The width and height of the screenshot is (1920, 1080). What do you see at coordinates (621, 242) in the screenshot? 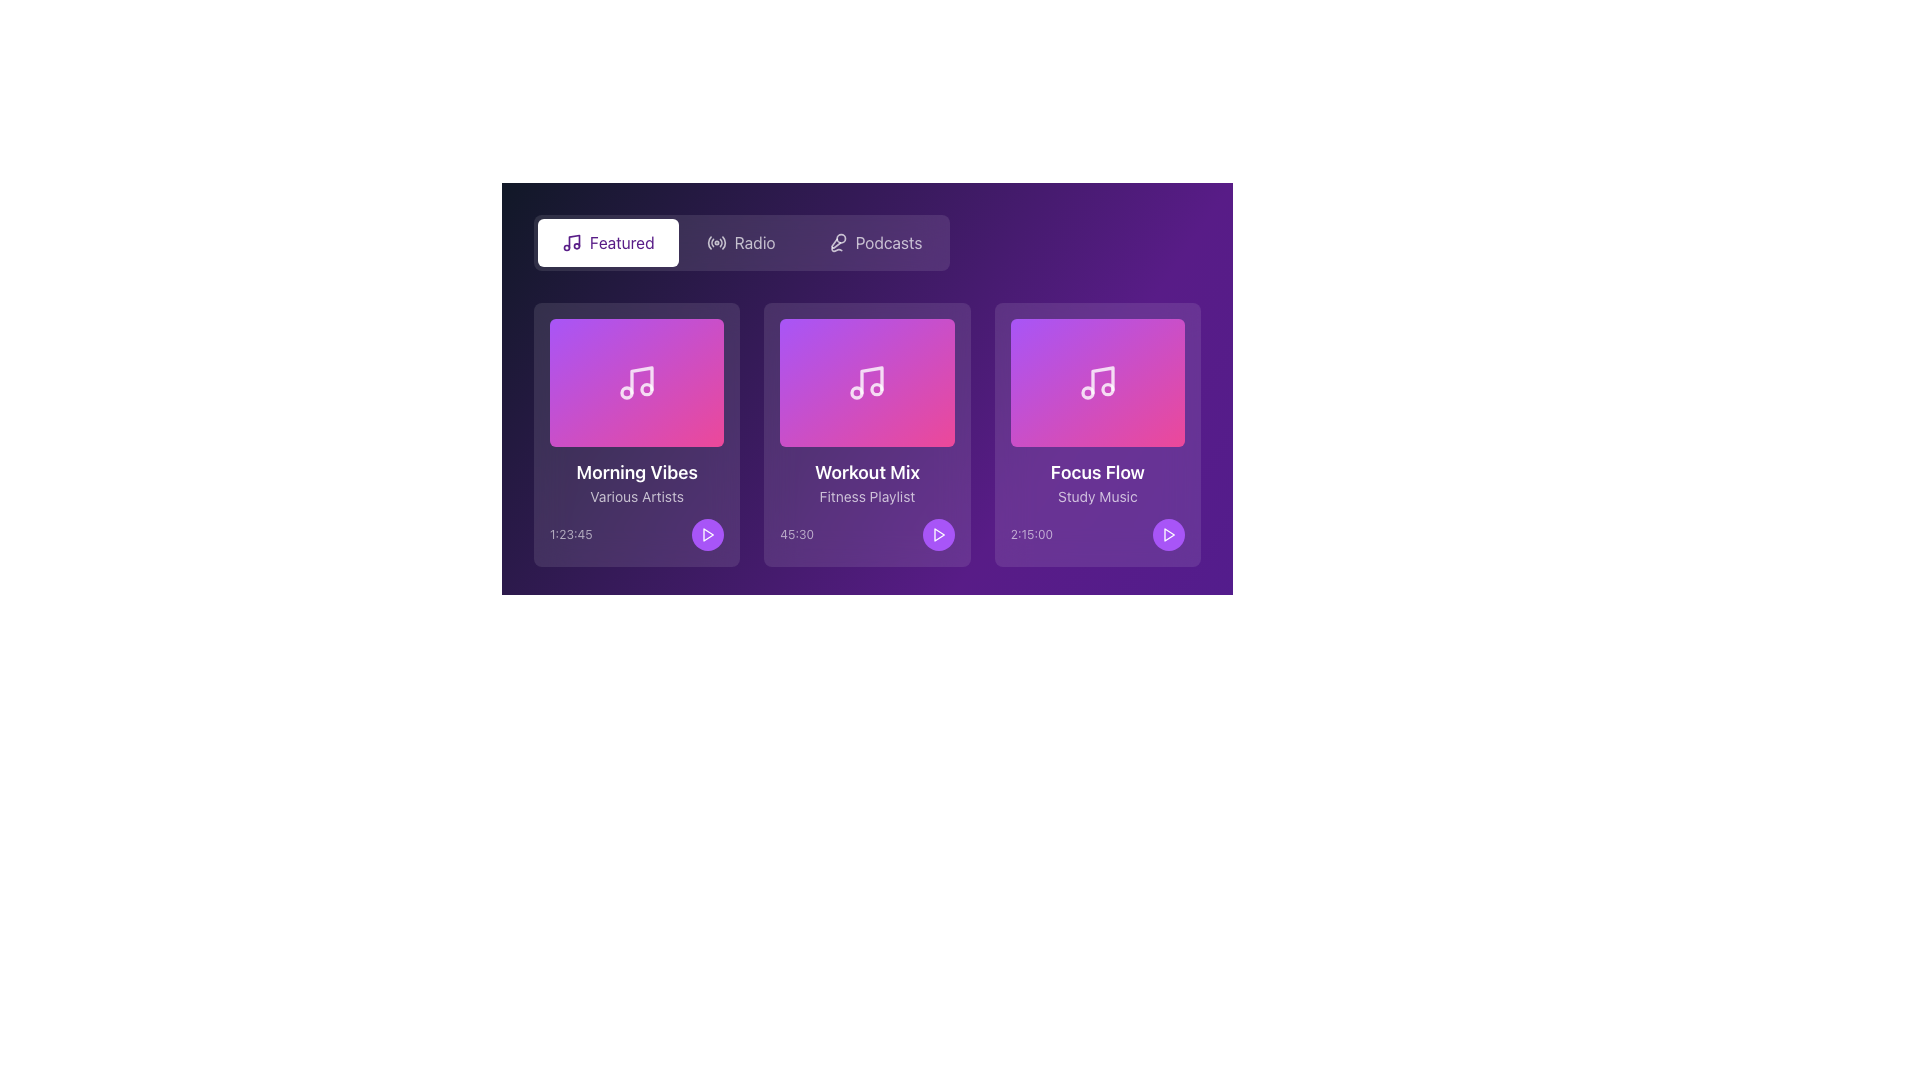
I see `the 'Featured' text element, which is styled in purple color and located within a white rectangular background in the navigation bar` at bounding box center [621, 242].